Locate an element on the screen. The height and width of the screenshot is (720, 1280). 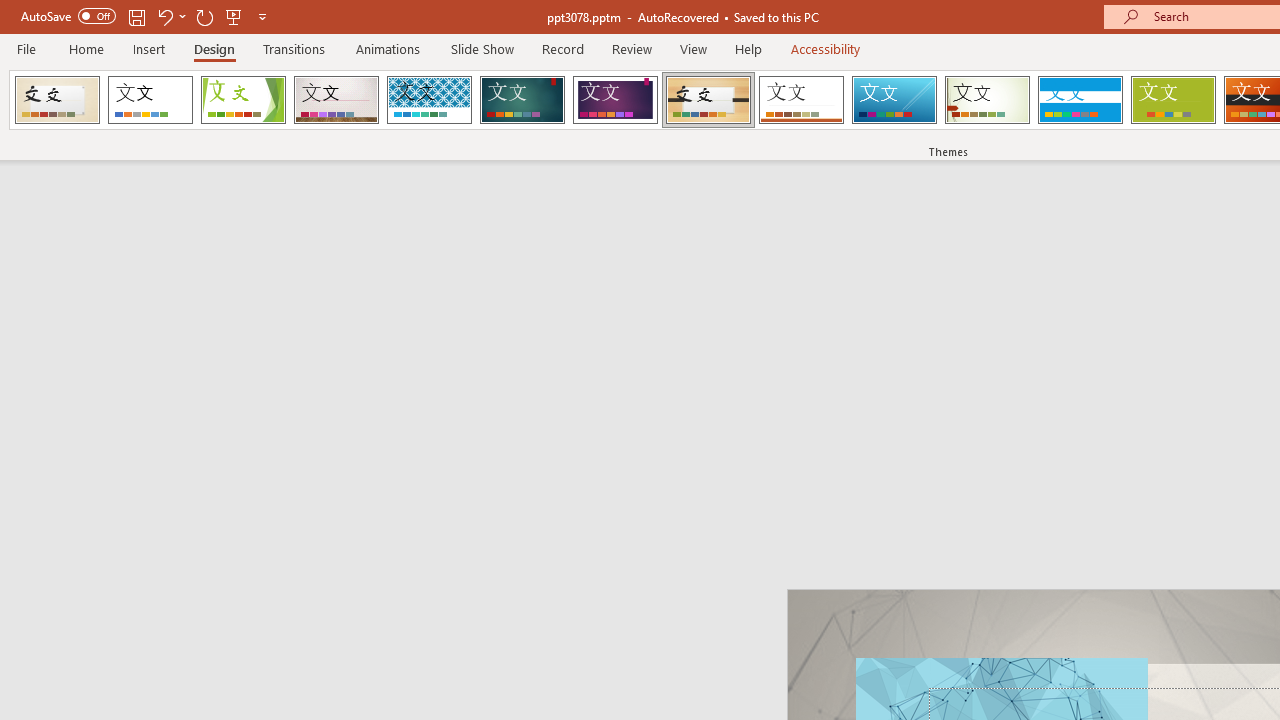
'Retrospect' is located at coordinates (801, 100).